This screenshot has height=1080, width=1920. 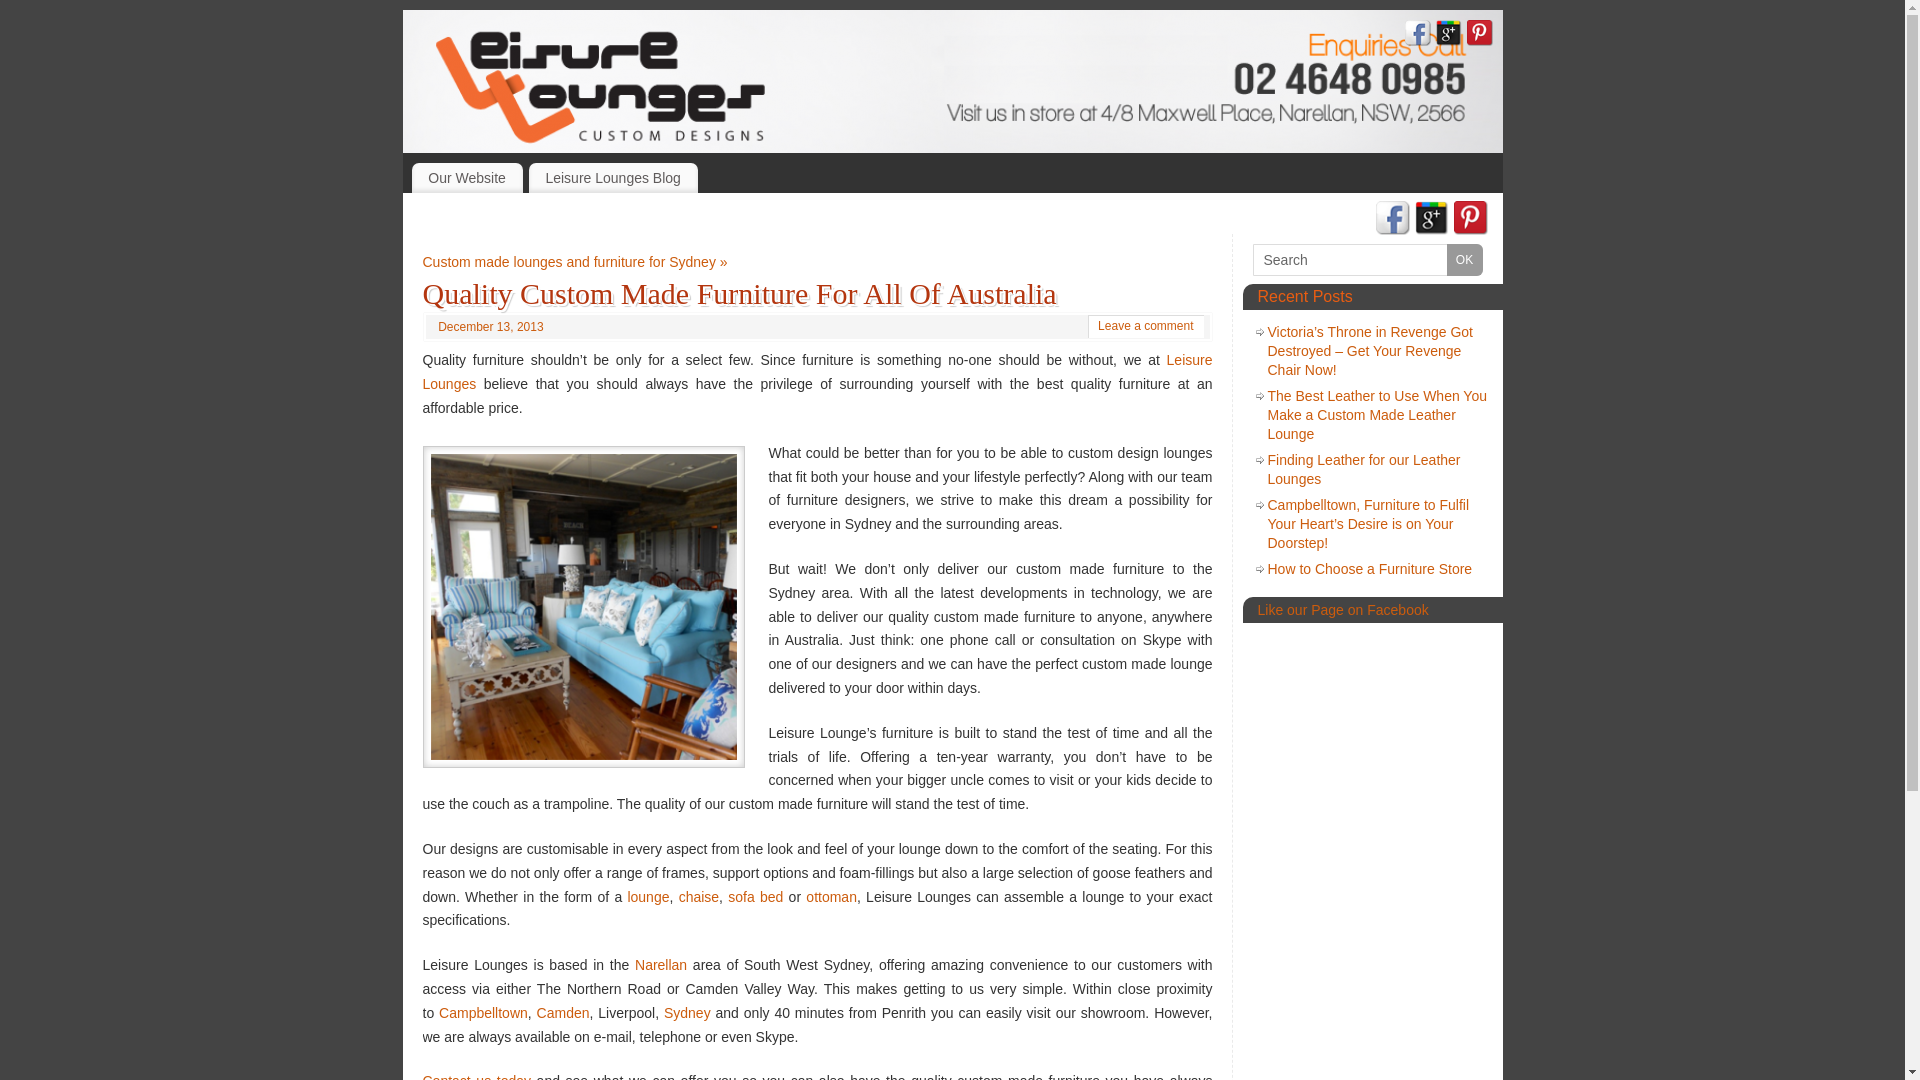 I want to click on 'Pinterest', so click(x=1470, y=220).